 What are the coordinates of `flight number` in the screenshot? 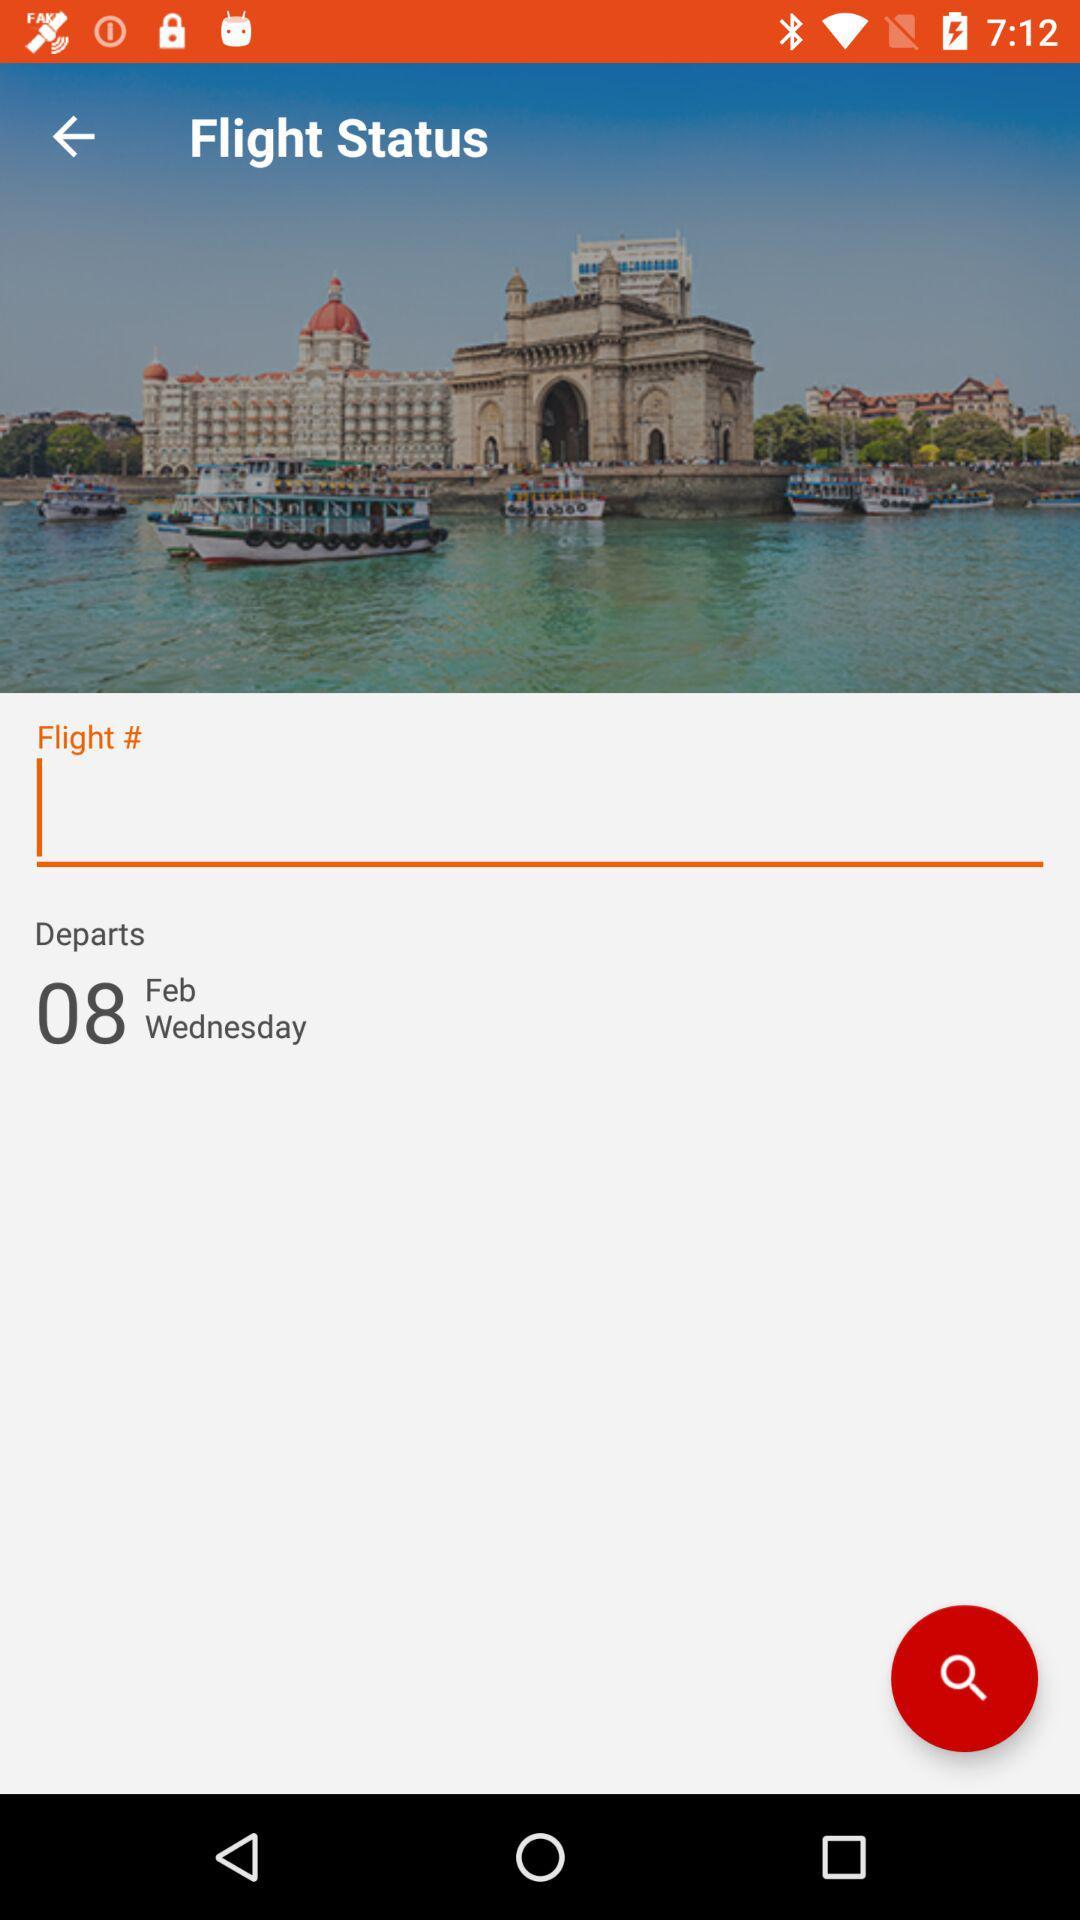 It's located at (540, 816).